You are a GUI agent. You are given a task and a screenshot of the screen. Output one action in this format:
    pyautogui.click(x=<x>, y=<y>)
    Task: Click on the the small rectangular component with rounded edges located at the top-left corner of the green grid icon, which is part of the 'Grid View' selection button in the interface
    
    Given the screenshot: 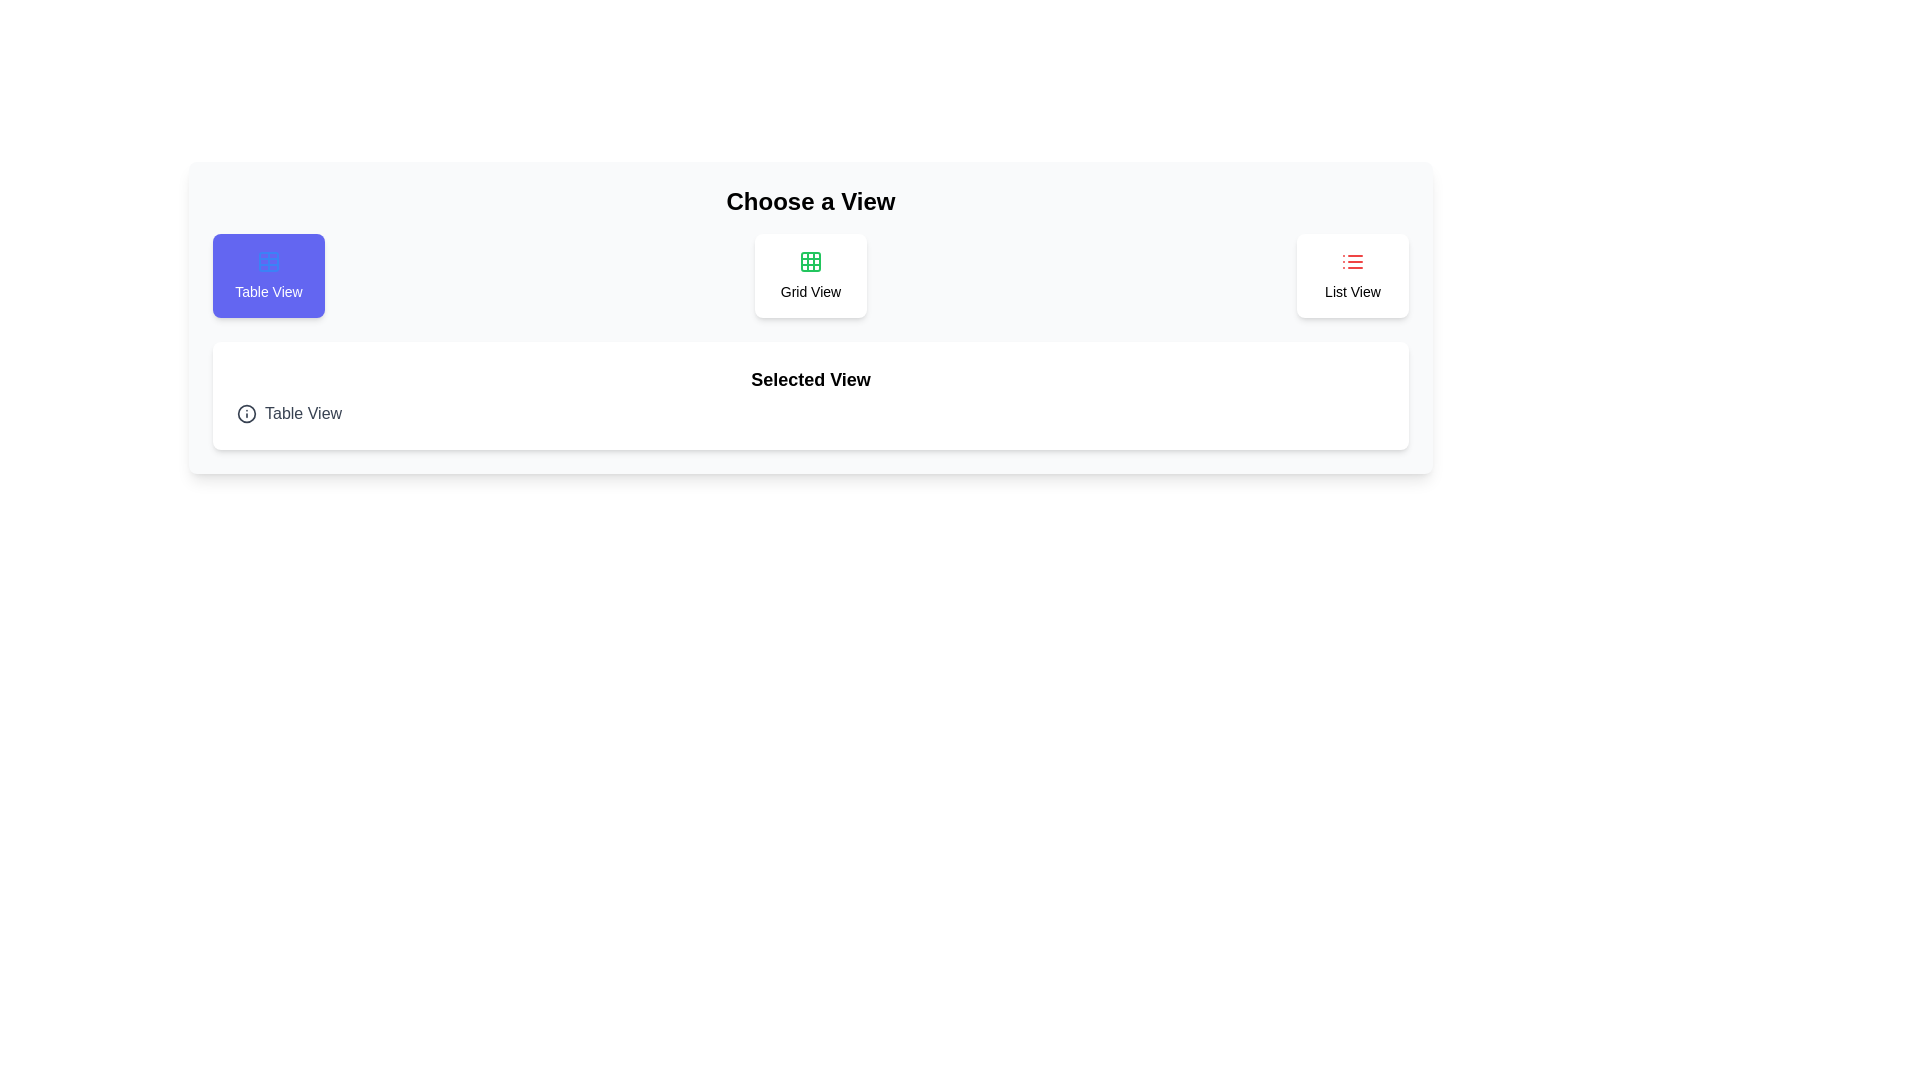 What is the action you would take?
    pyautogui.click(x=811, y=261)
    